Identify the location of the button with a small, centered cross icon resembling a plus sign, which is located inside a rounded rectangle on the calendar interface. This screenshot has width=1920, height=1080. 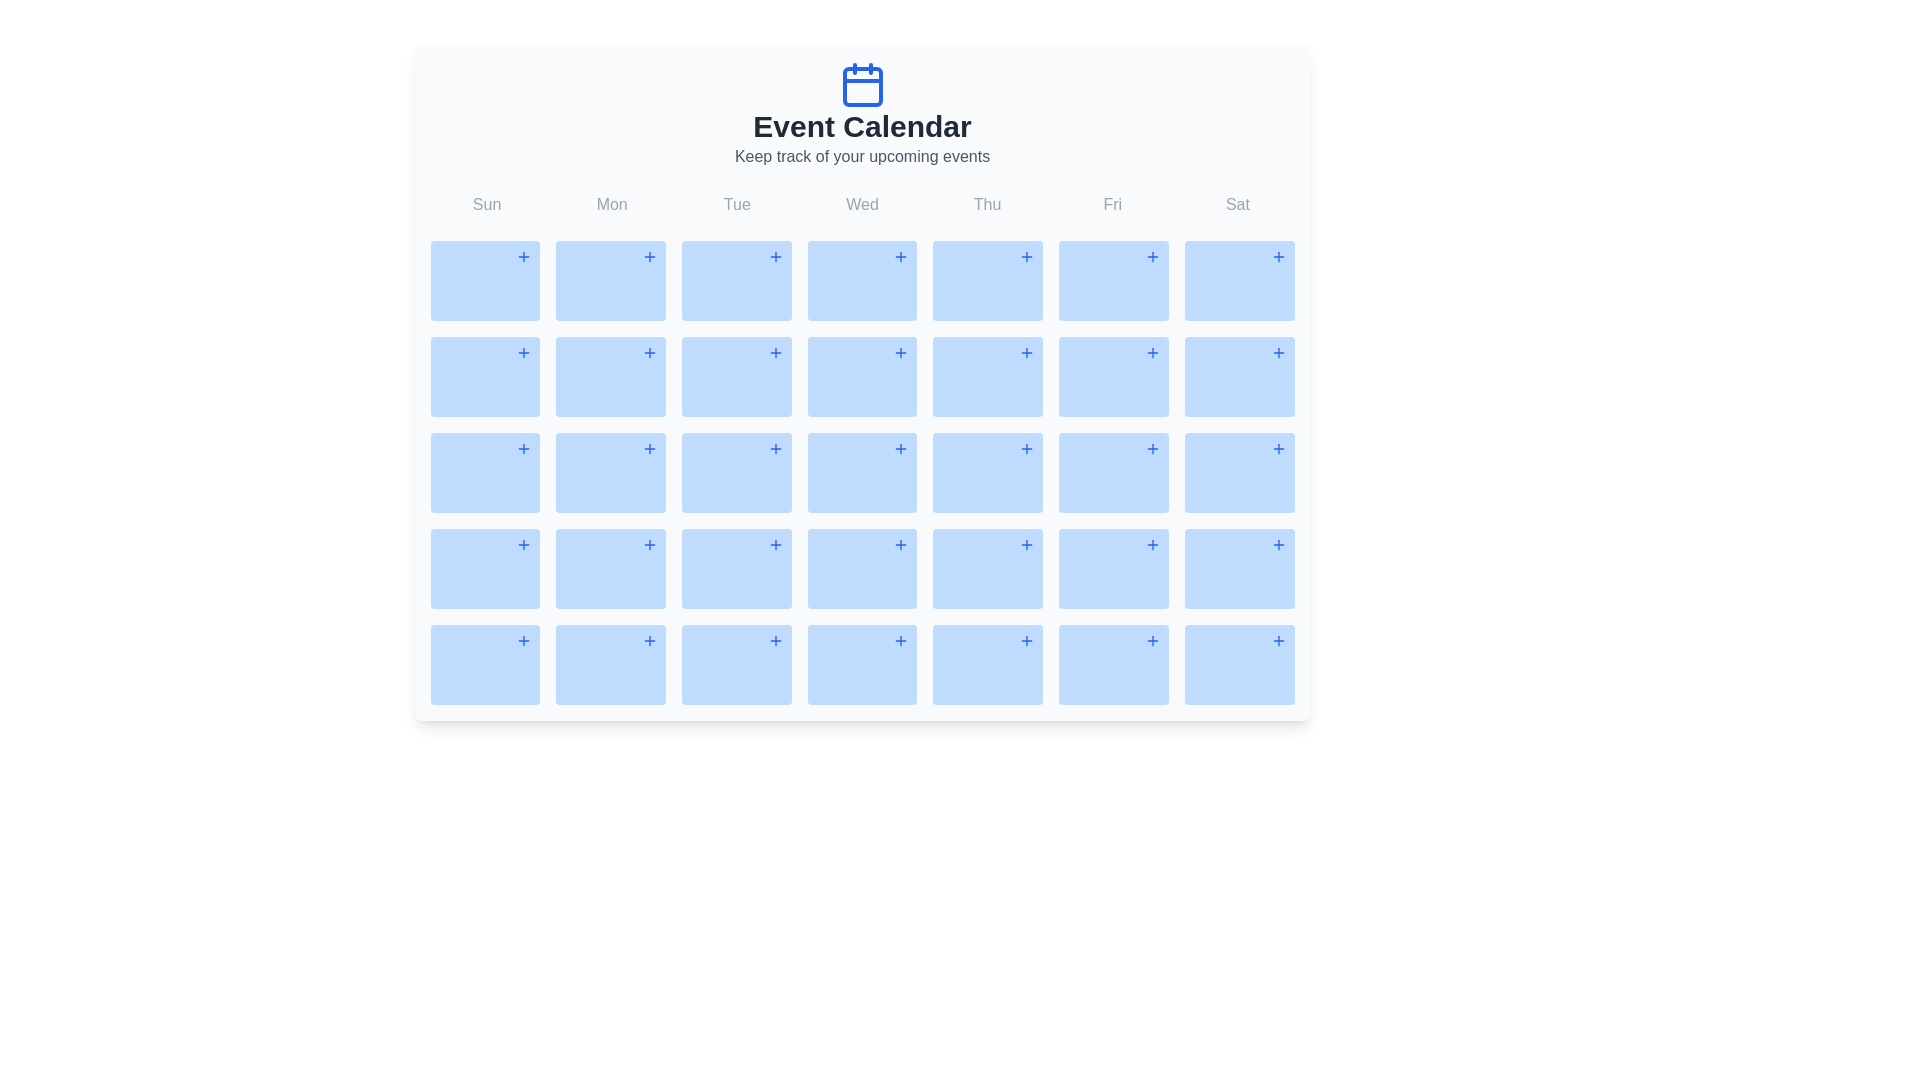
(774, 352).